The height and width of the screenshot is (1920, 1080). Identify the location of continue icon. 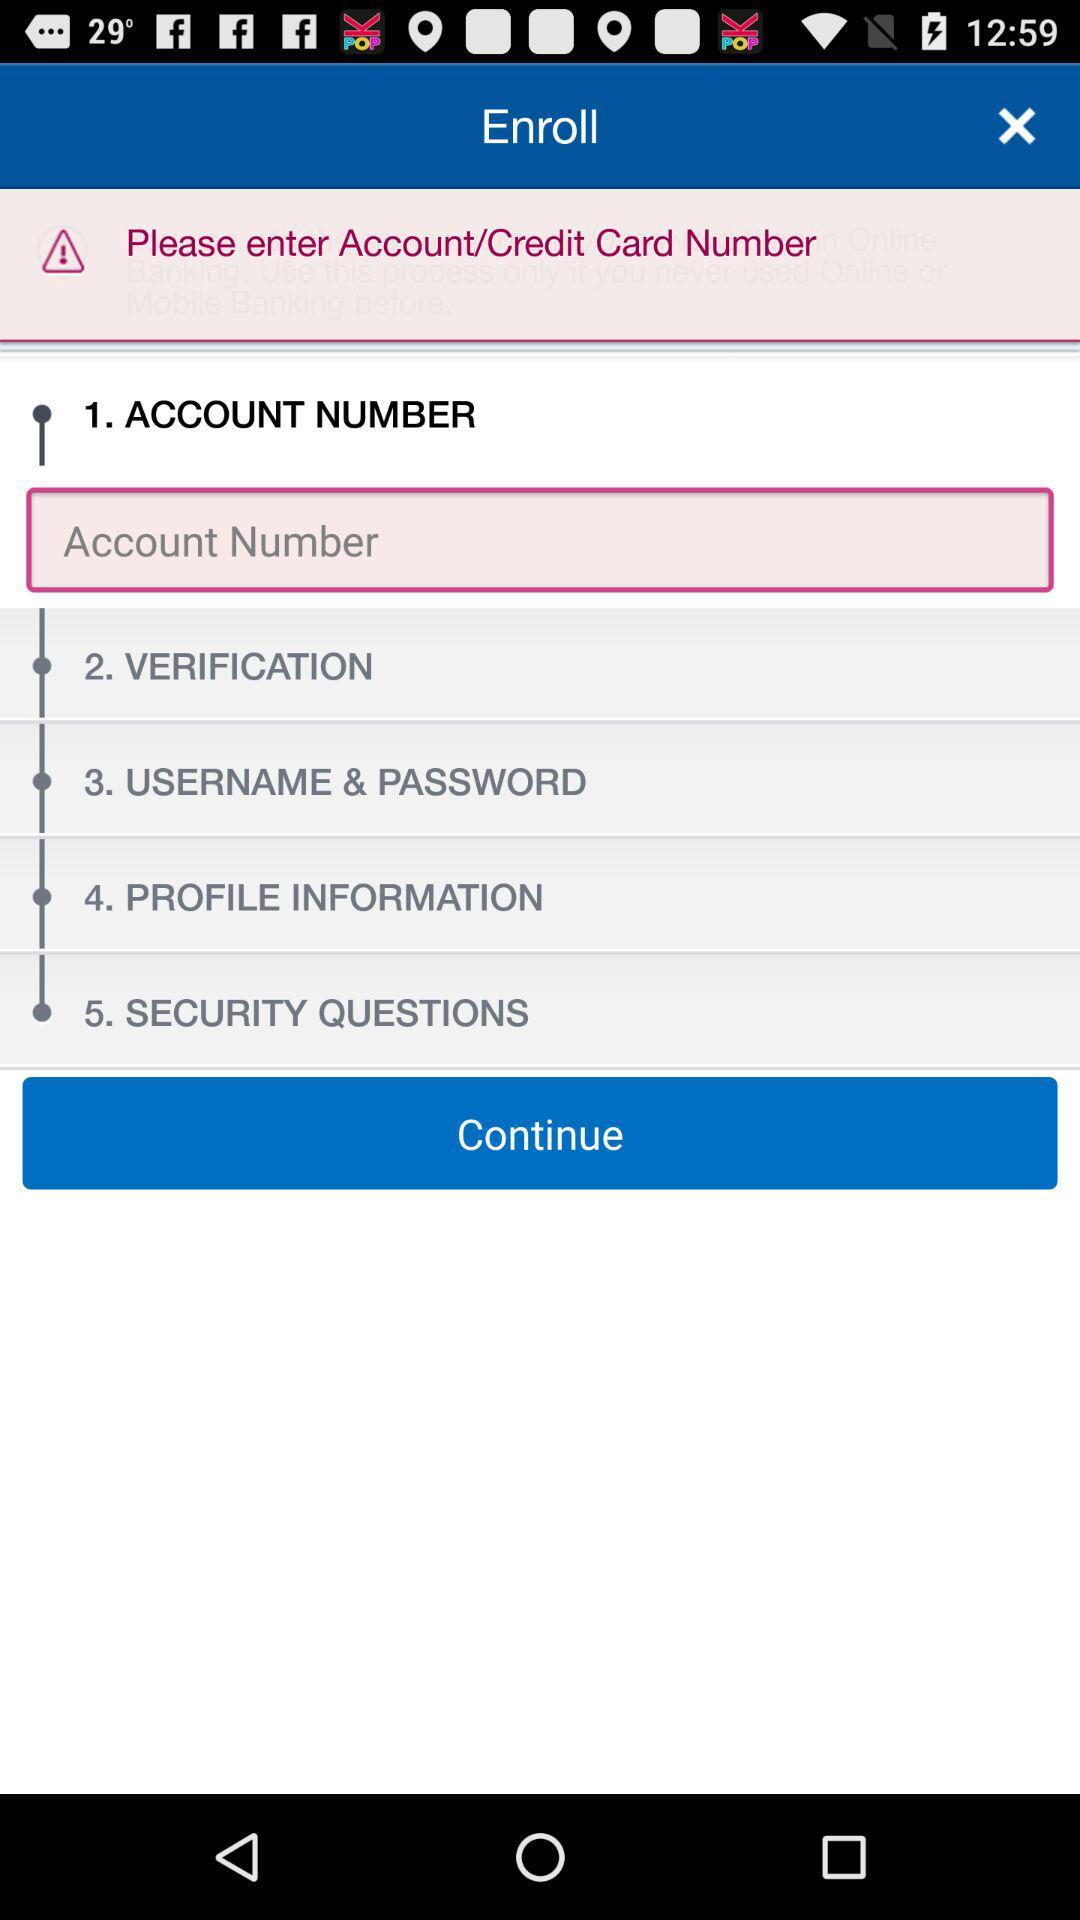
(540, 1133).